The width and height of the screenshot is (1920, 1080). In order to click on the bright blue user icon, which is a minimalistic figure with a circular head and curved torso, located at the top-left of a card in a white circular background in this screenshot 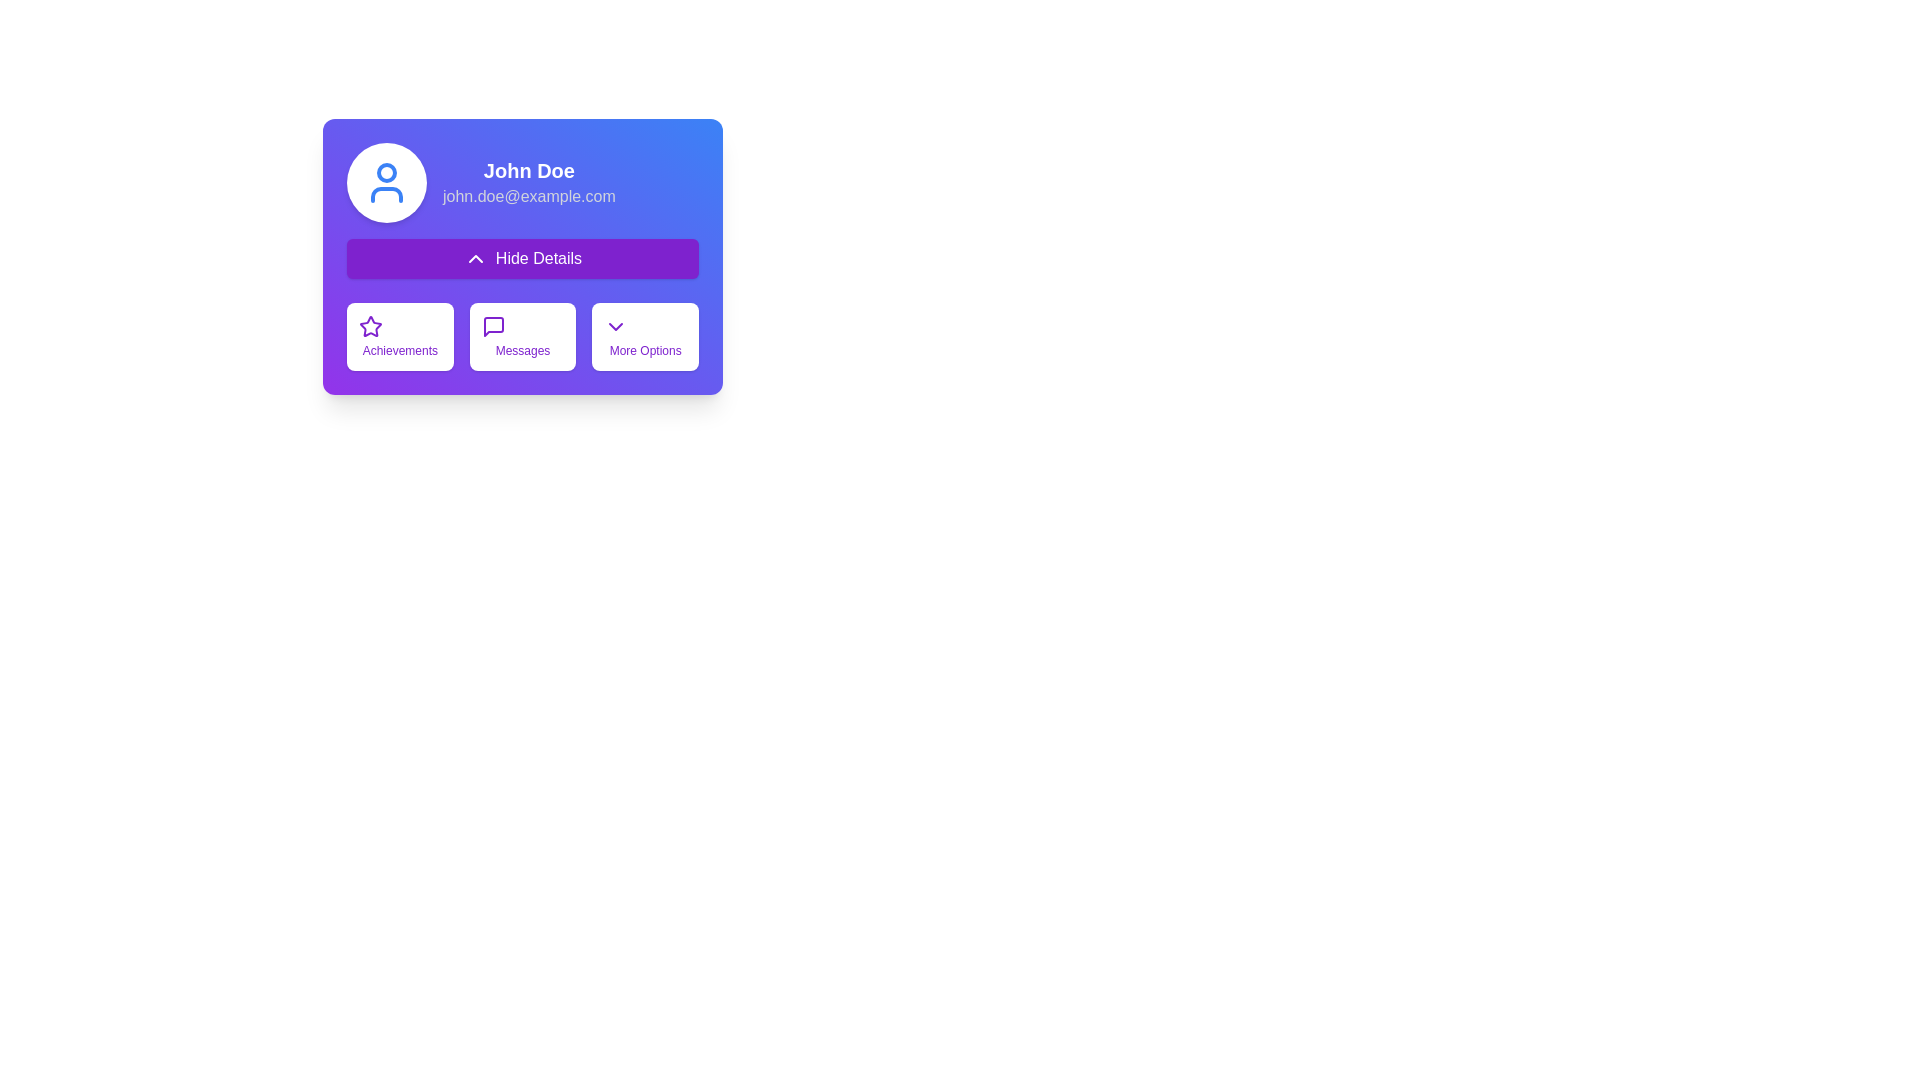, I will do `click(387, 182)`.